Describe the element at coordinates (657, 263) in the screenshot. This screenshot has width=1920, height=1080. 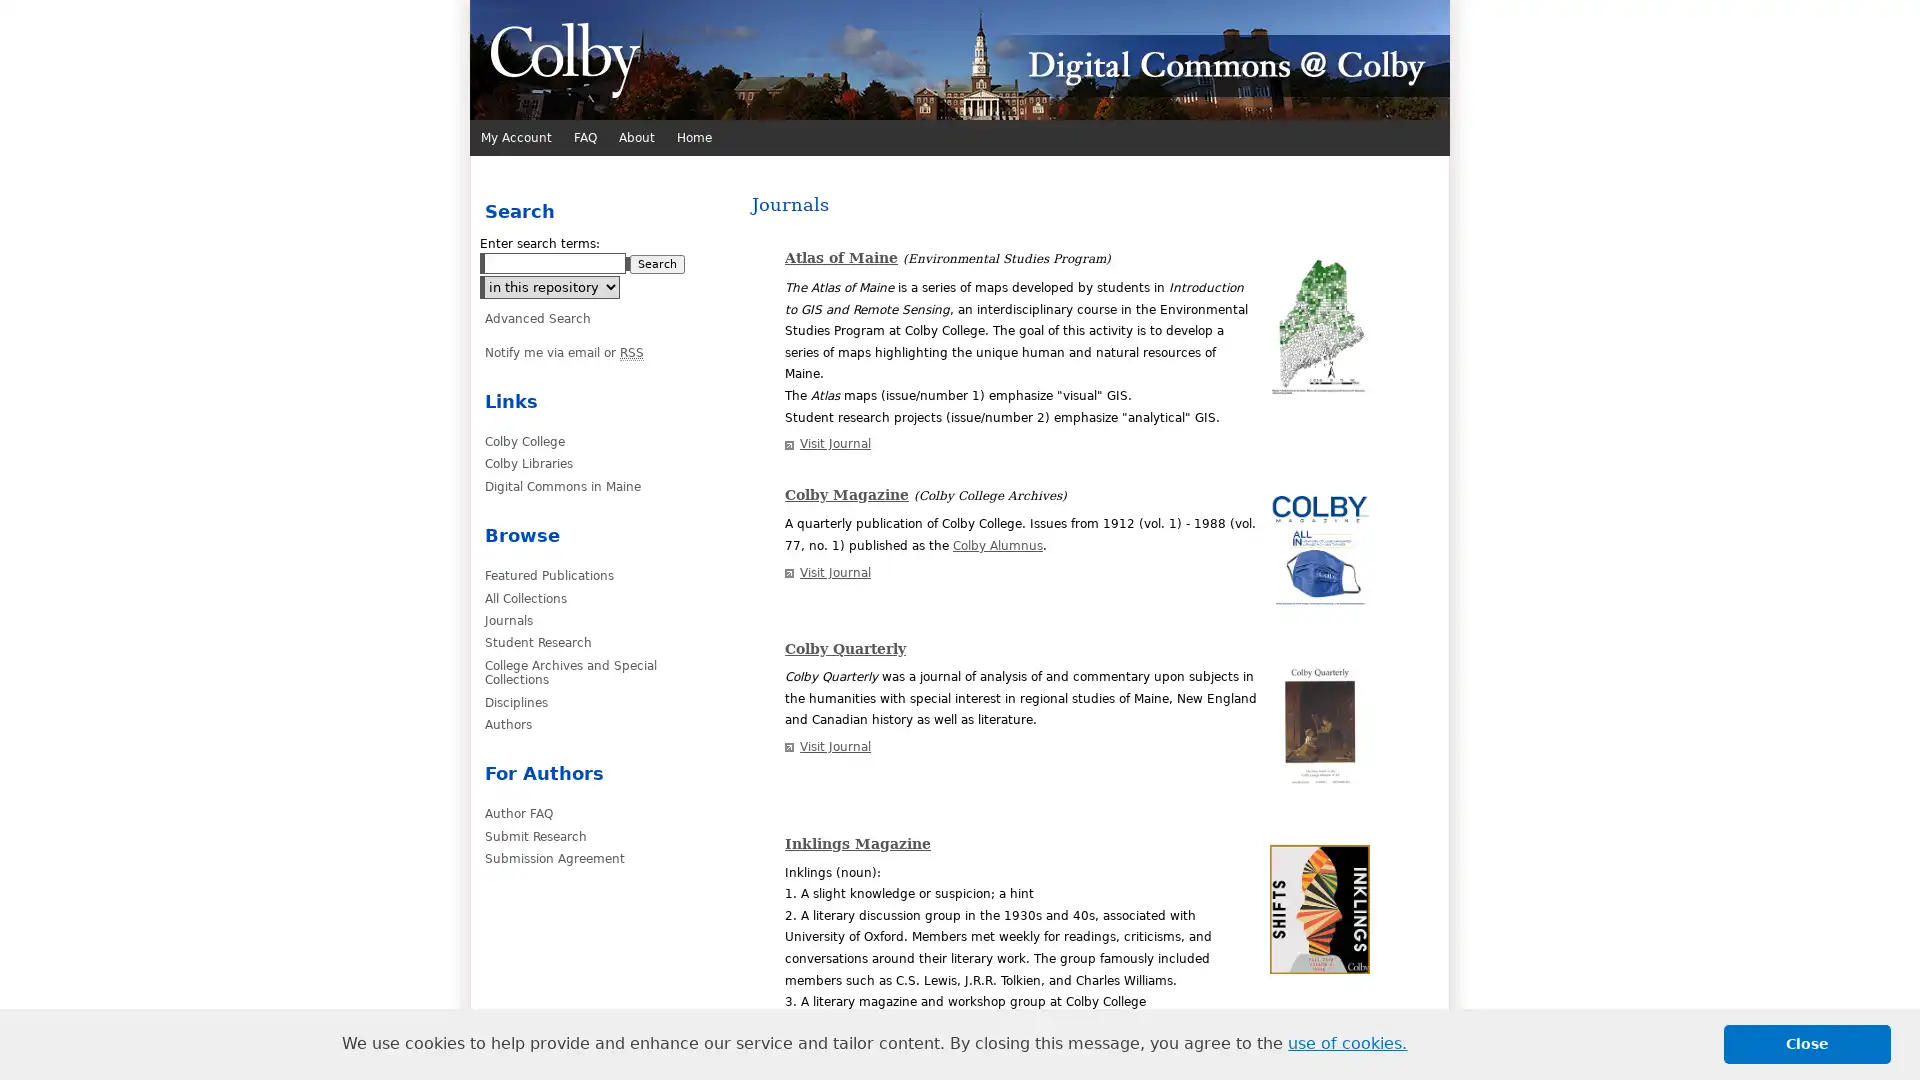
I see `Search` at that location.